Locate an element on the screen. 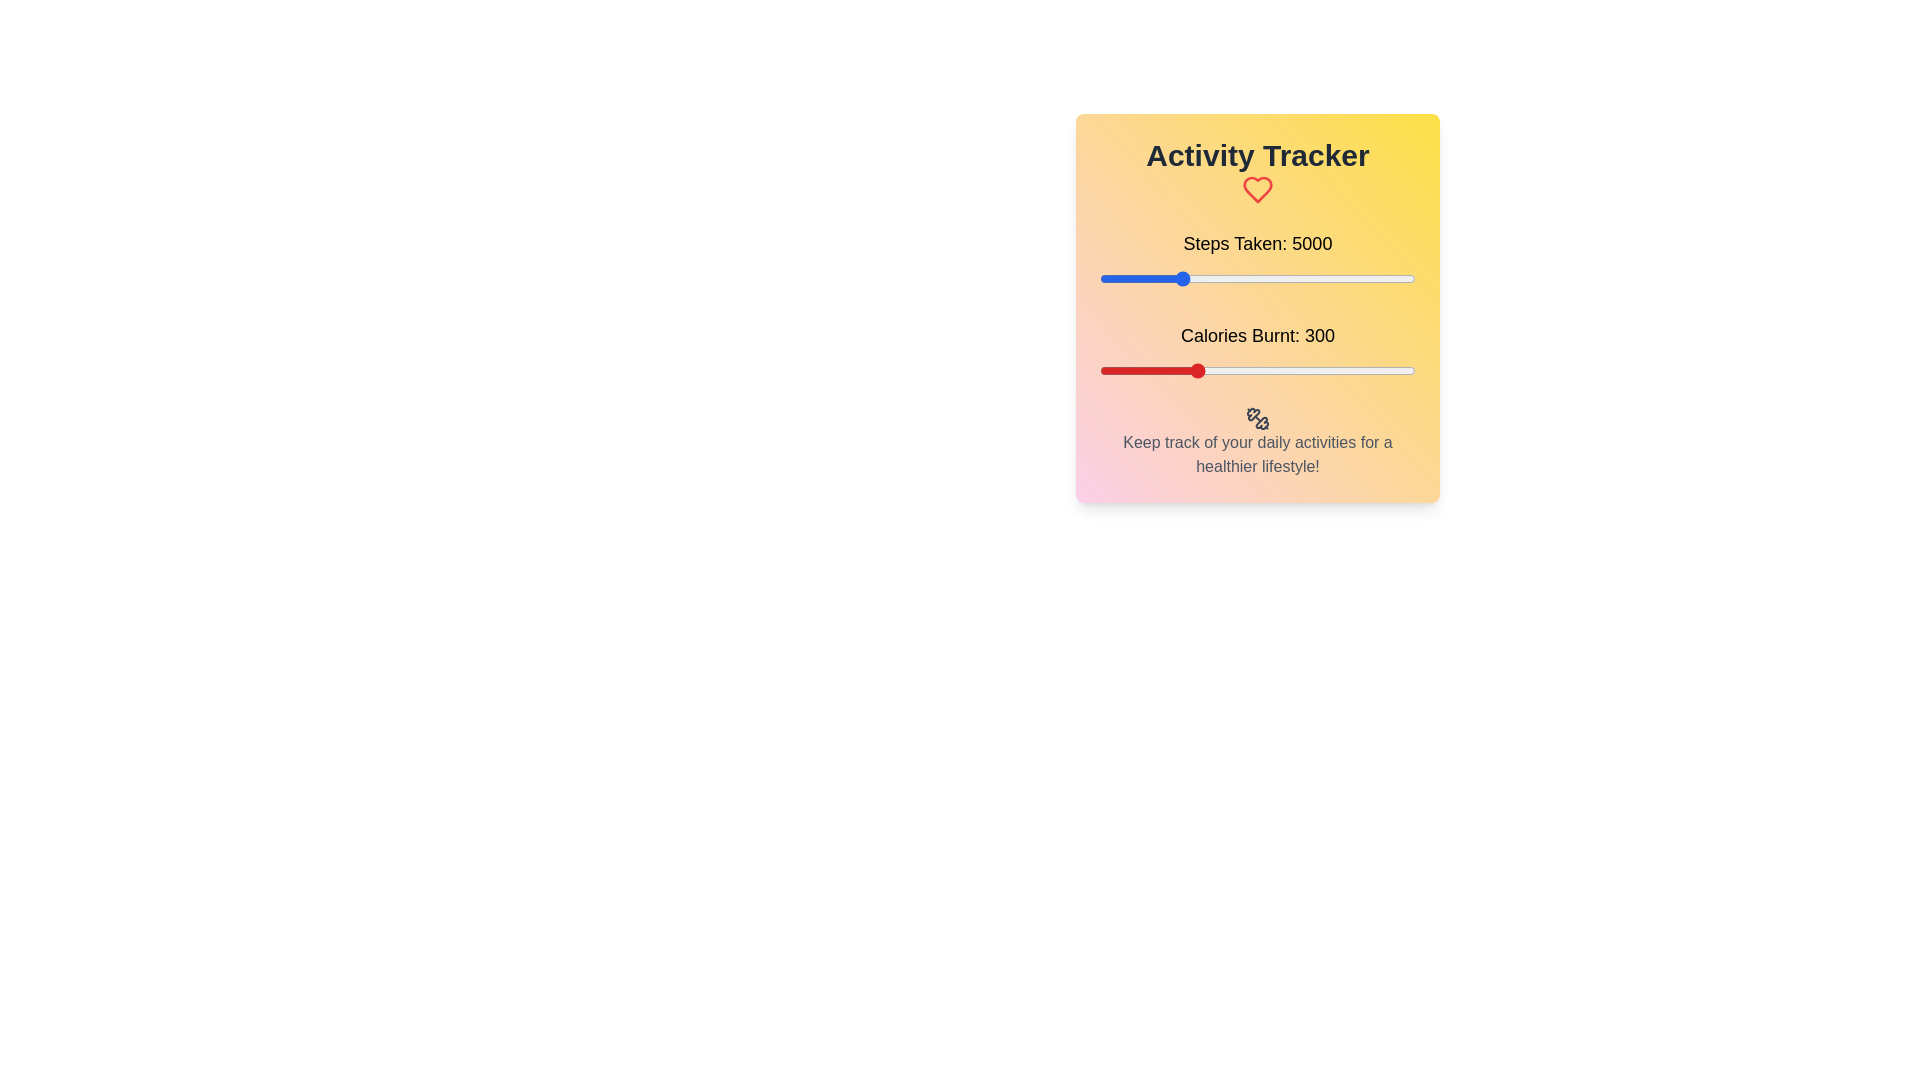 The image size is (1920, 1080). the heart icon representing health or activity tracking, located below the 'Activity Tracker' text and above the 'Steps Taken' information is located at coordinates (1256, 189).